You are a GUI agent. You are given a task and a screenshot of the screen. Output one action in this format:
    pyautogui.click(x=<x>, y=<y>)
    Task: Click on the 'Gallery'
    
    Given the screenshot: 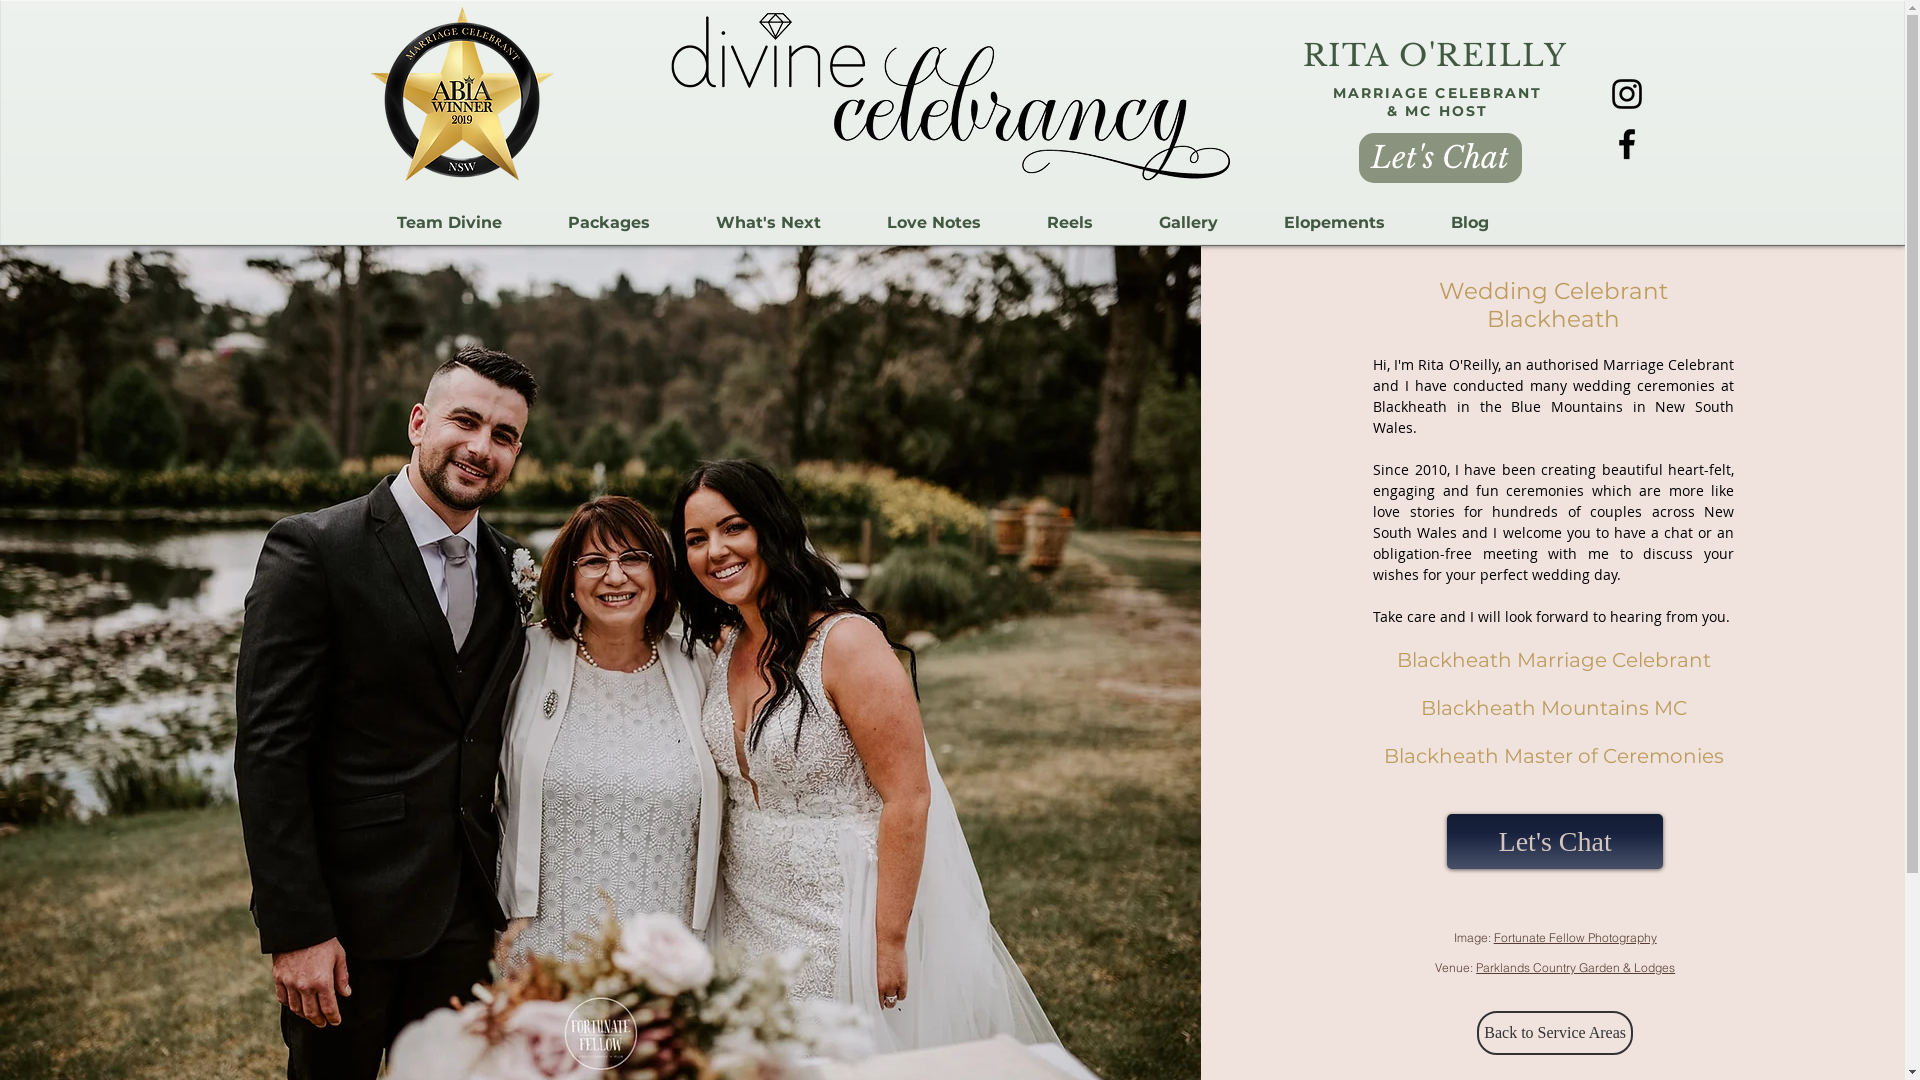 What is the action you would take?
    pyautogui.click(x=1188, y=223)
    